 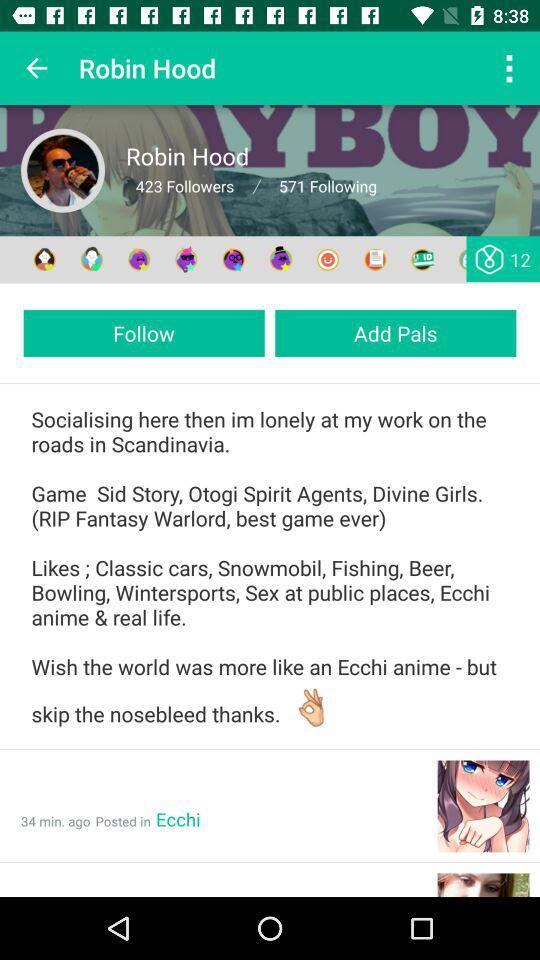 What do you see at coordinates (143, 333) in the screenshot?
I see `follow item` at bounding box center [143, 333].